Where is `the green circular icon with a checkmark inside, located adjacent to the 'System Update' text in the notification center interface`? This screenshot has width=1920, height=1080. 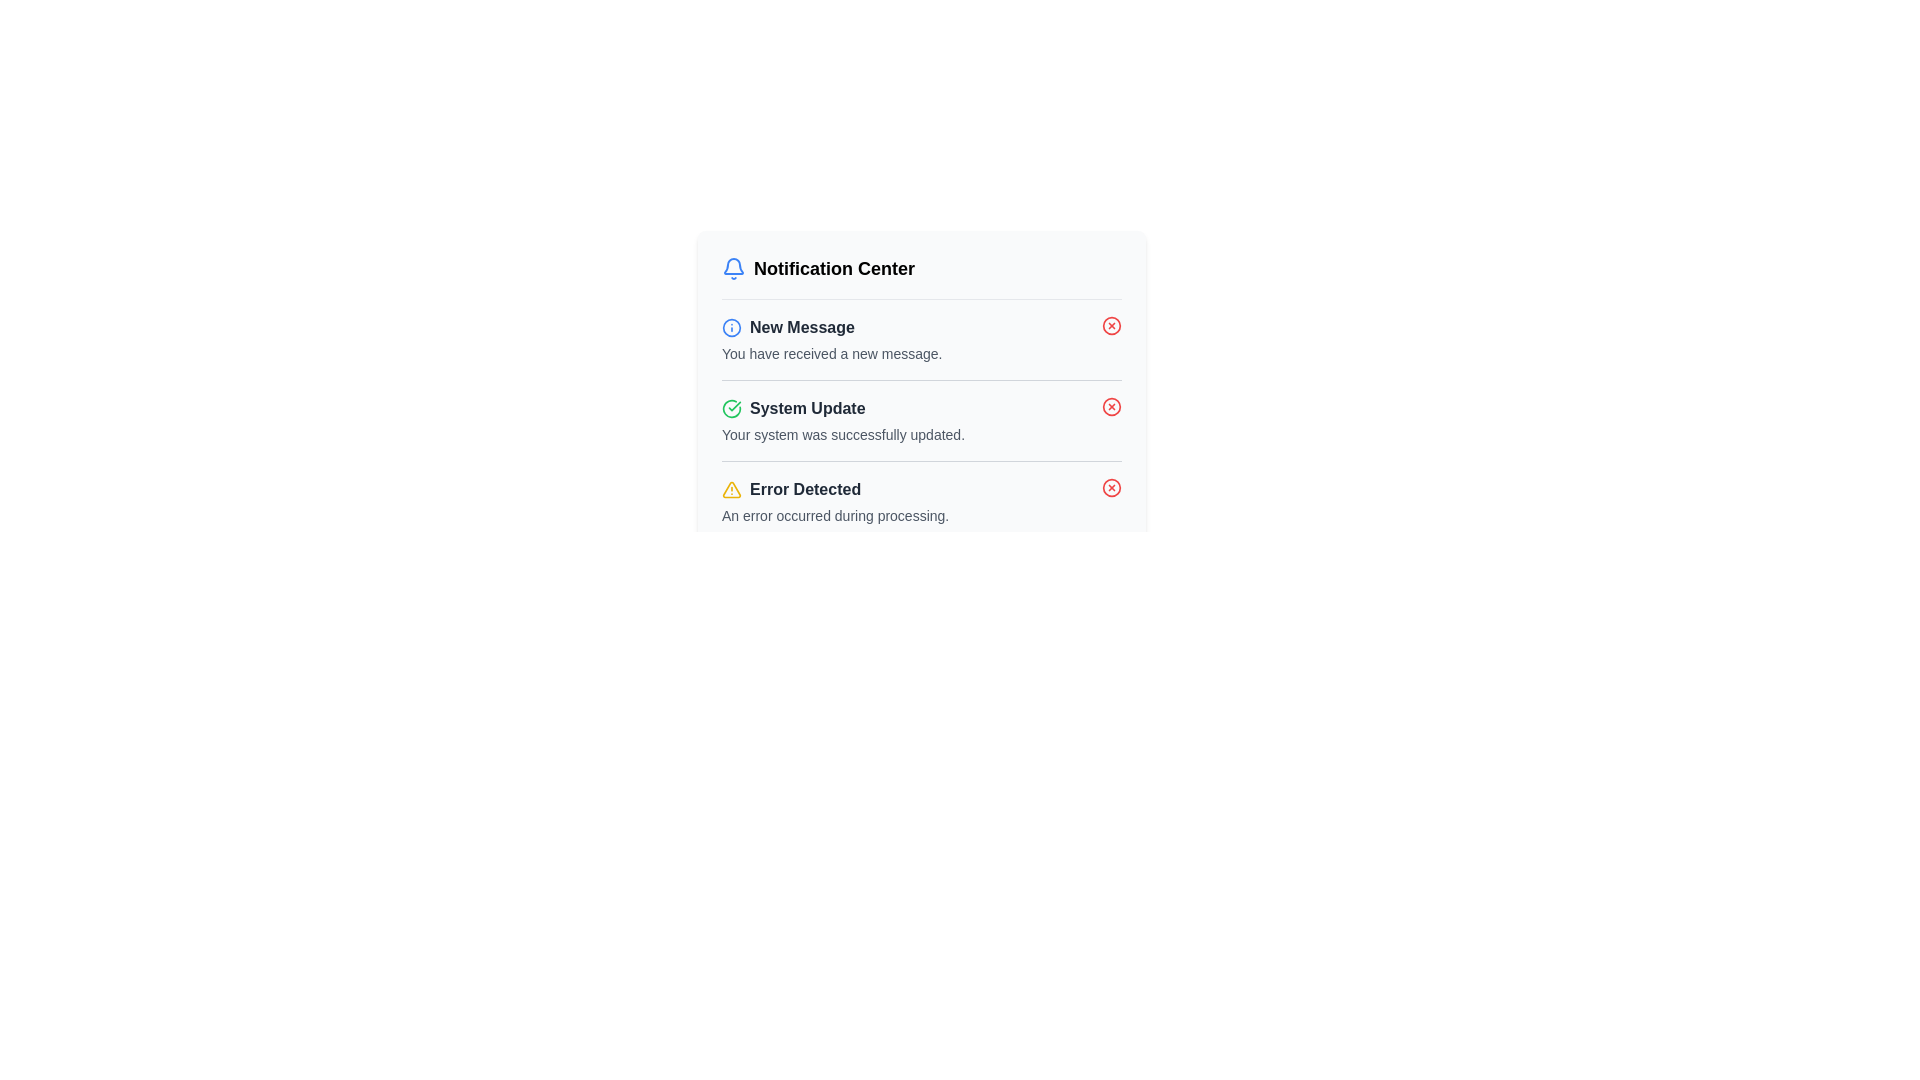
the green circular icon with a checkmark inside, located adjacent to the 'System Update' text in the notification center interface is located at coordinates (730, 407).